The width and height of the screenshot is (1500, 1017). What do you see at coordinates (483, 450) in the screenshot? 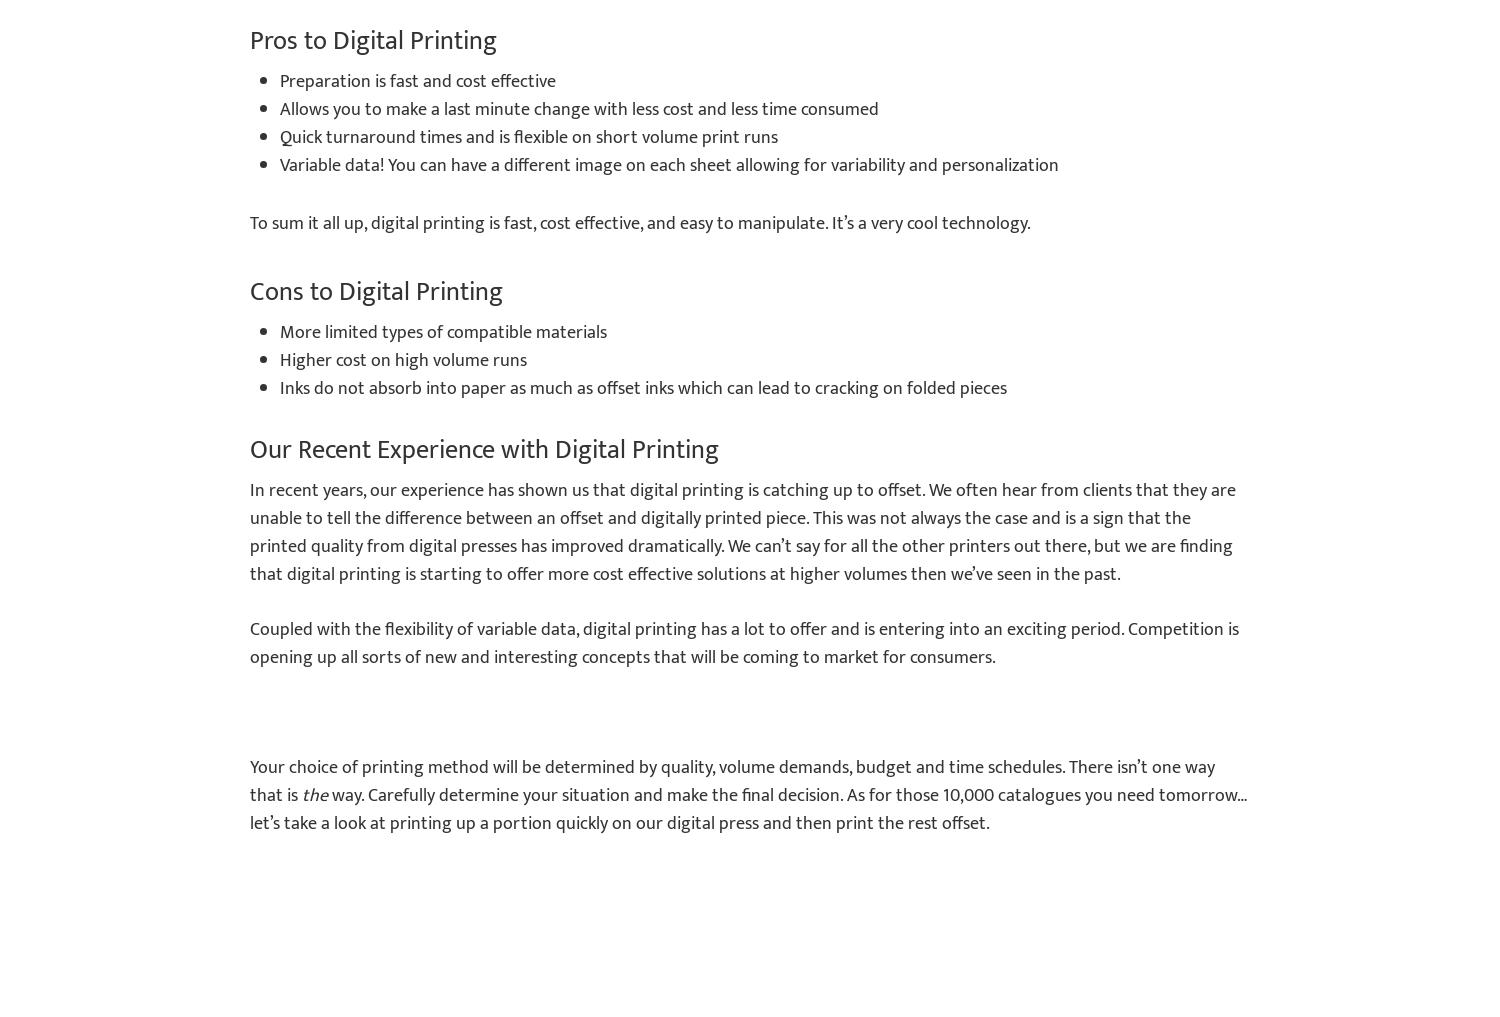
I see `'Our Recent Experience with Digital Printing'` at bounding box center [483, 450].